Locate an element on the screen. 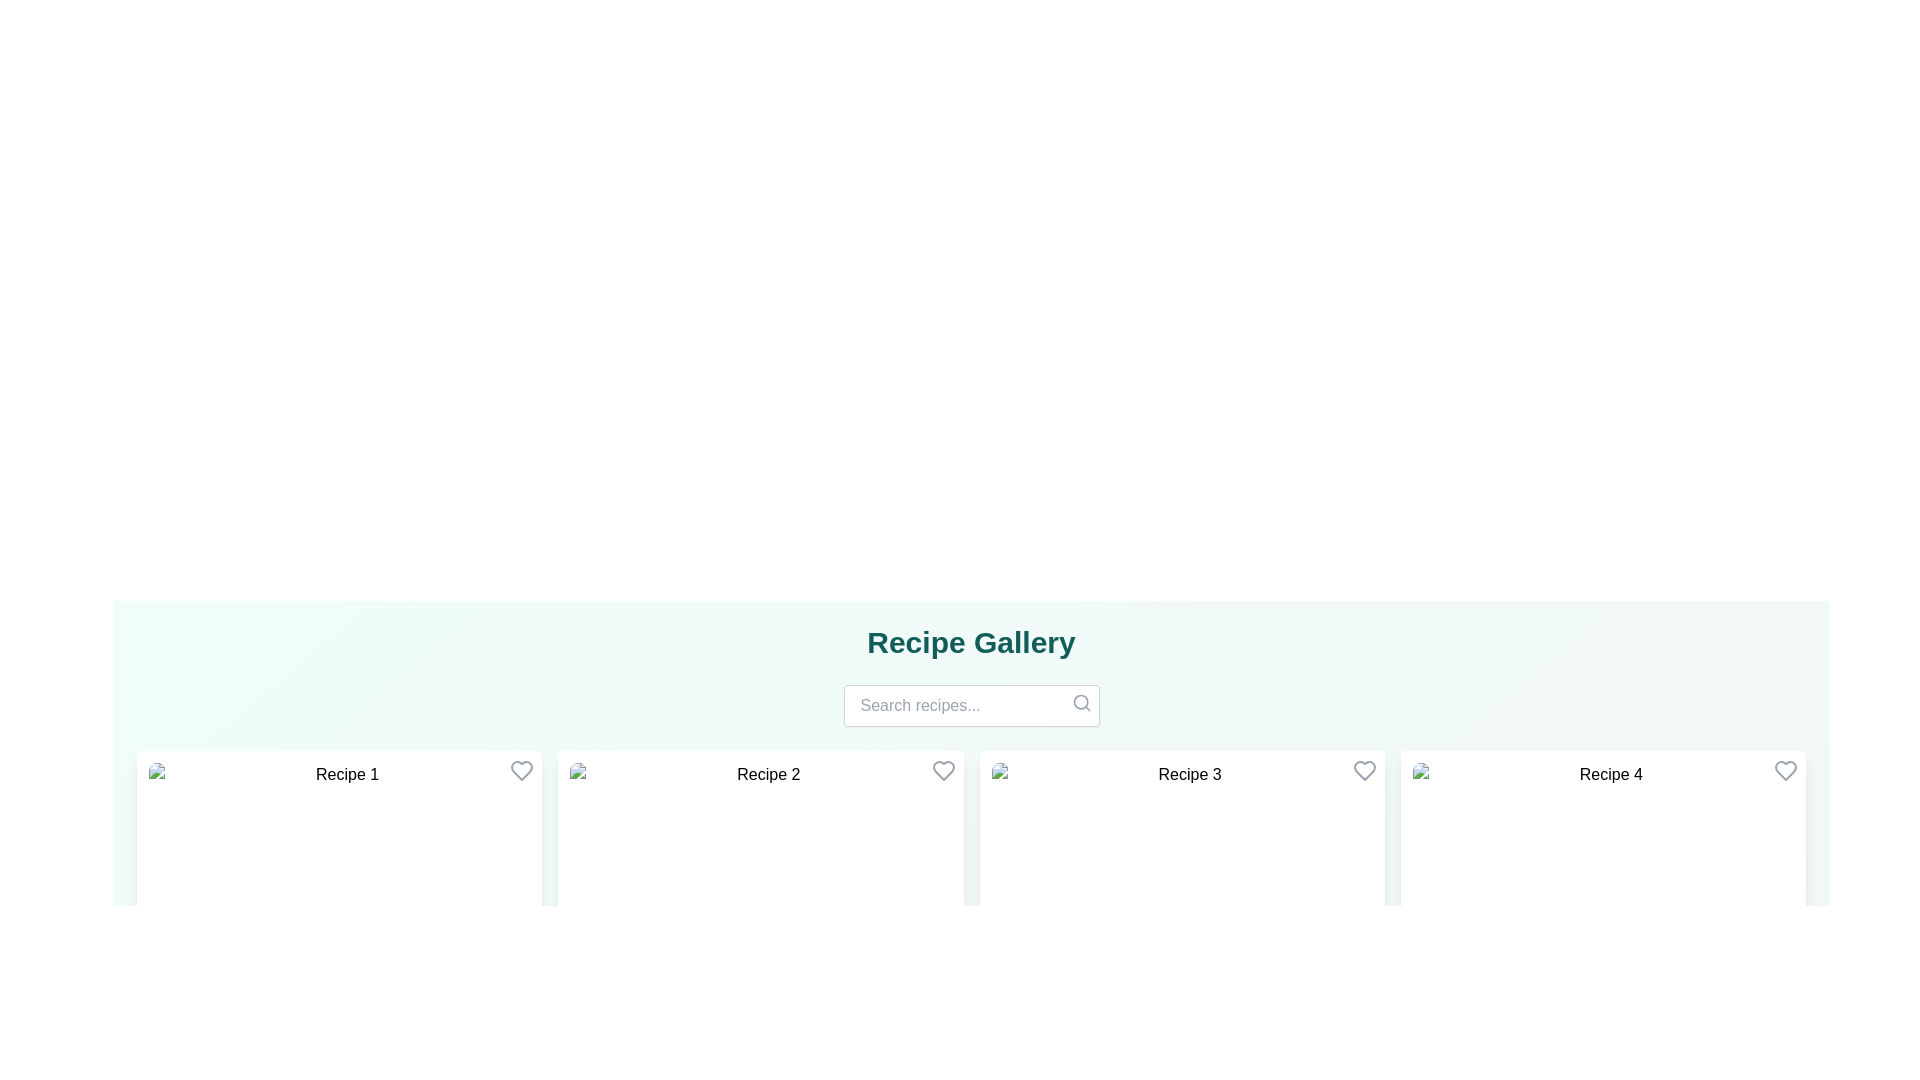 The image size is (1920, 1080). the heading text element that indicates the purpose of the content below, which is a gallery of recipes is located at coordinates (971, 643).